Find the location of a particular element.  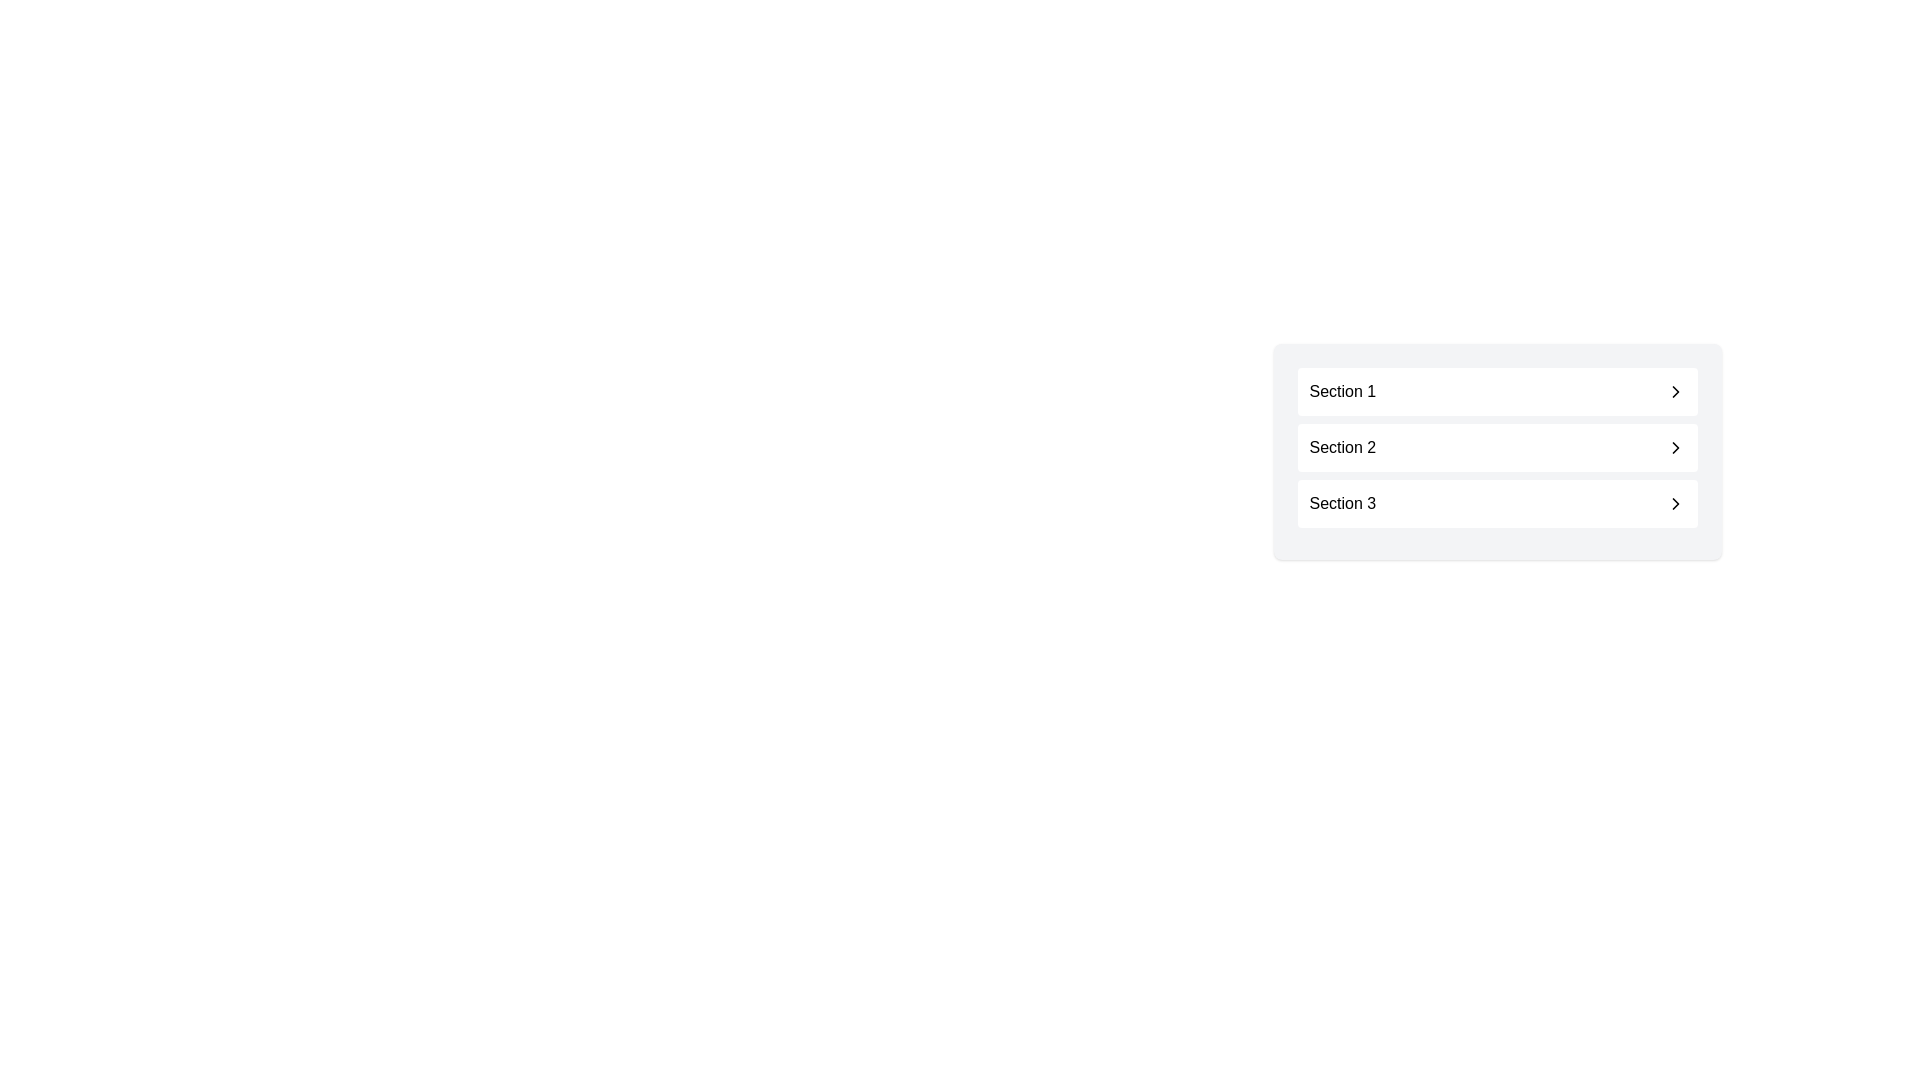

the right-pointing chevron arrow icon positioned to the right of the 'Section 1' text label is located at coordinates (1675, 392).